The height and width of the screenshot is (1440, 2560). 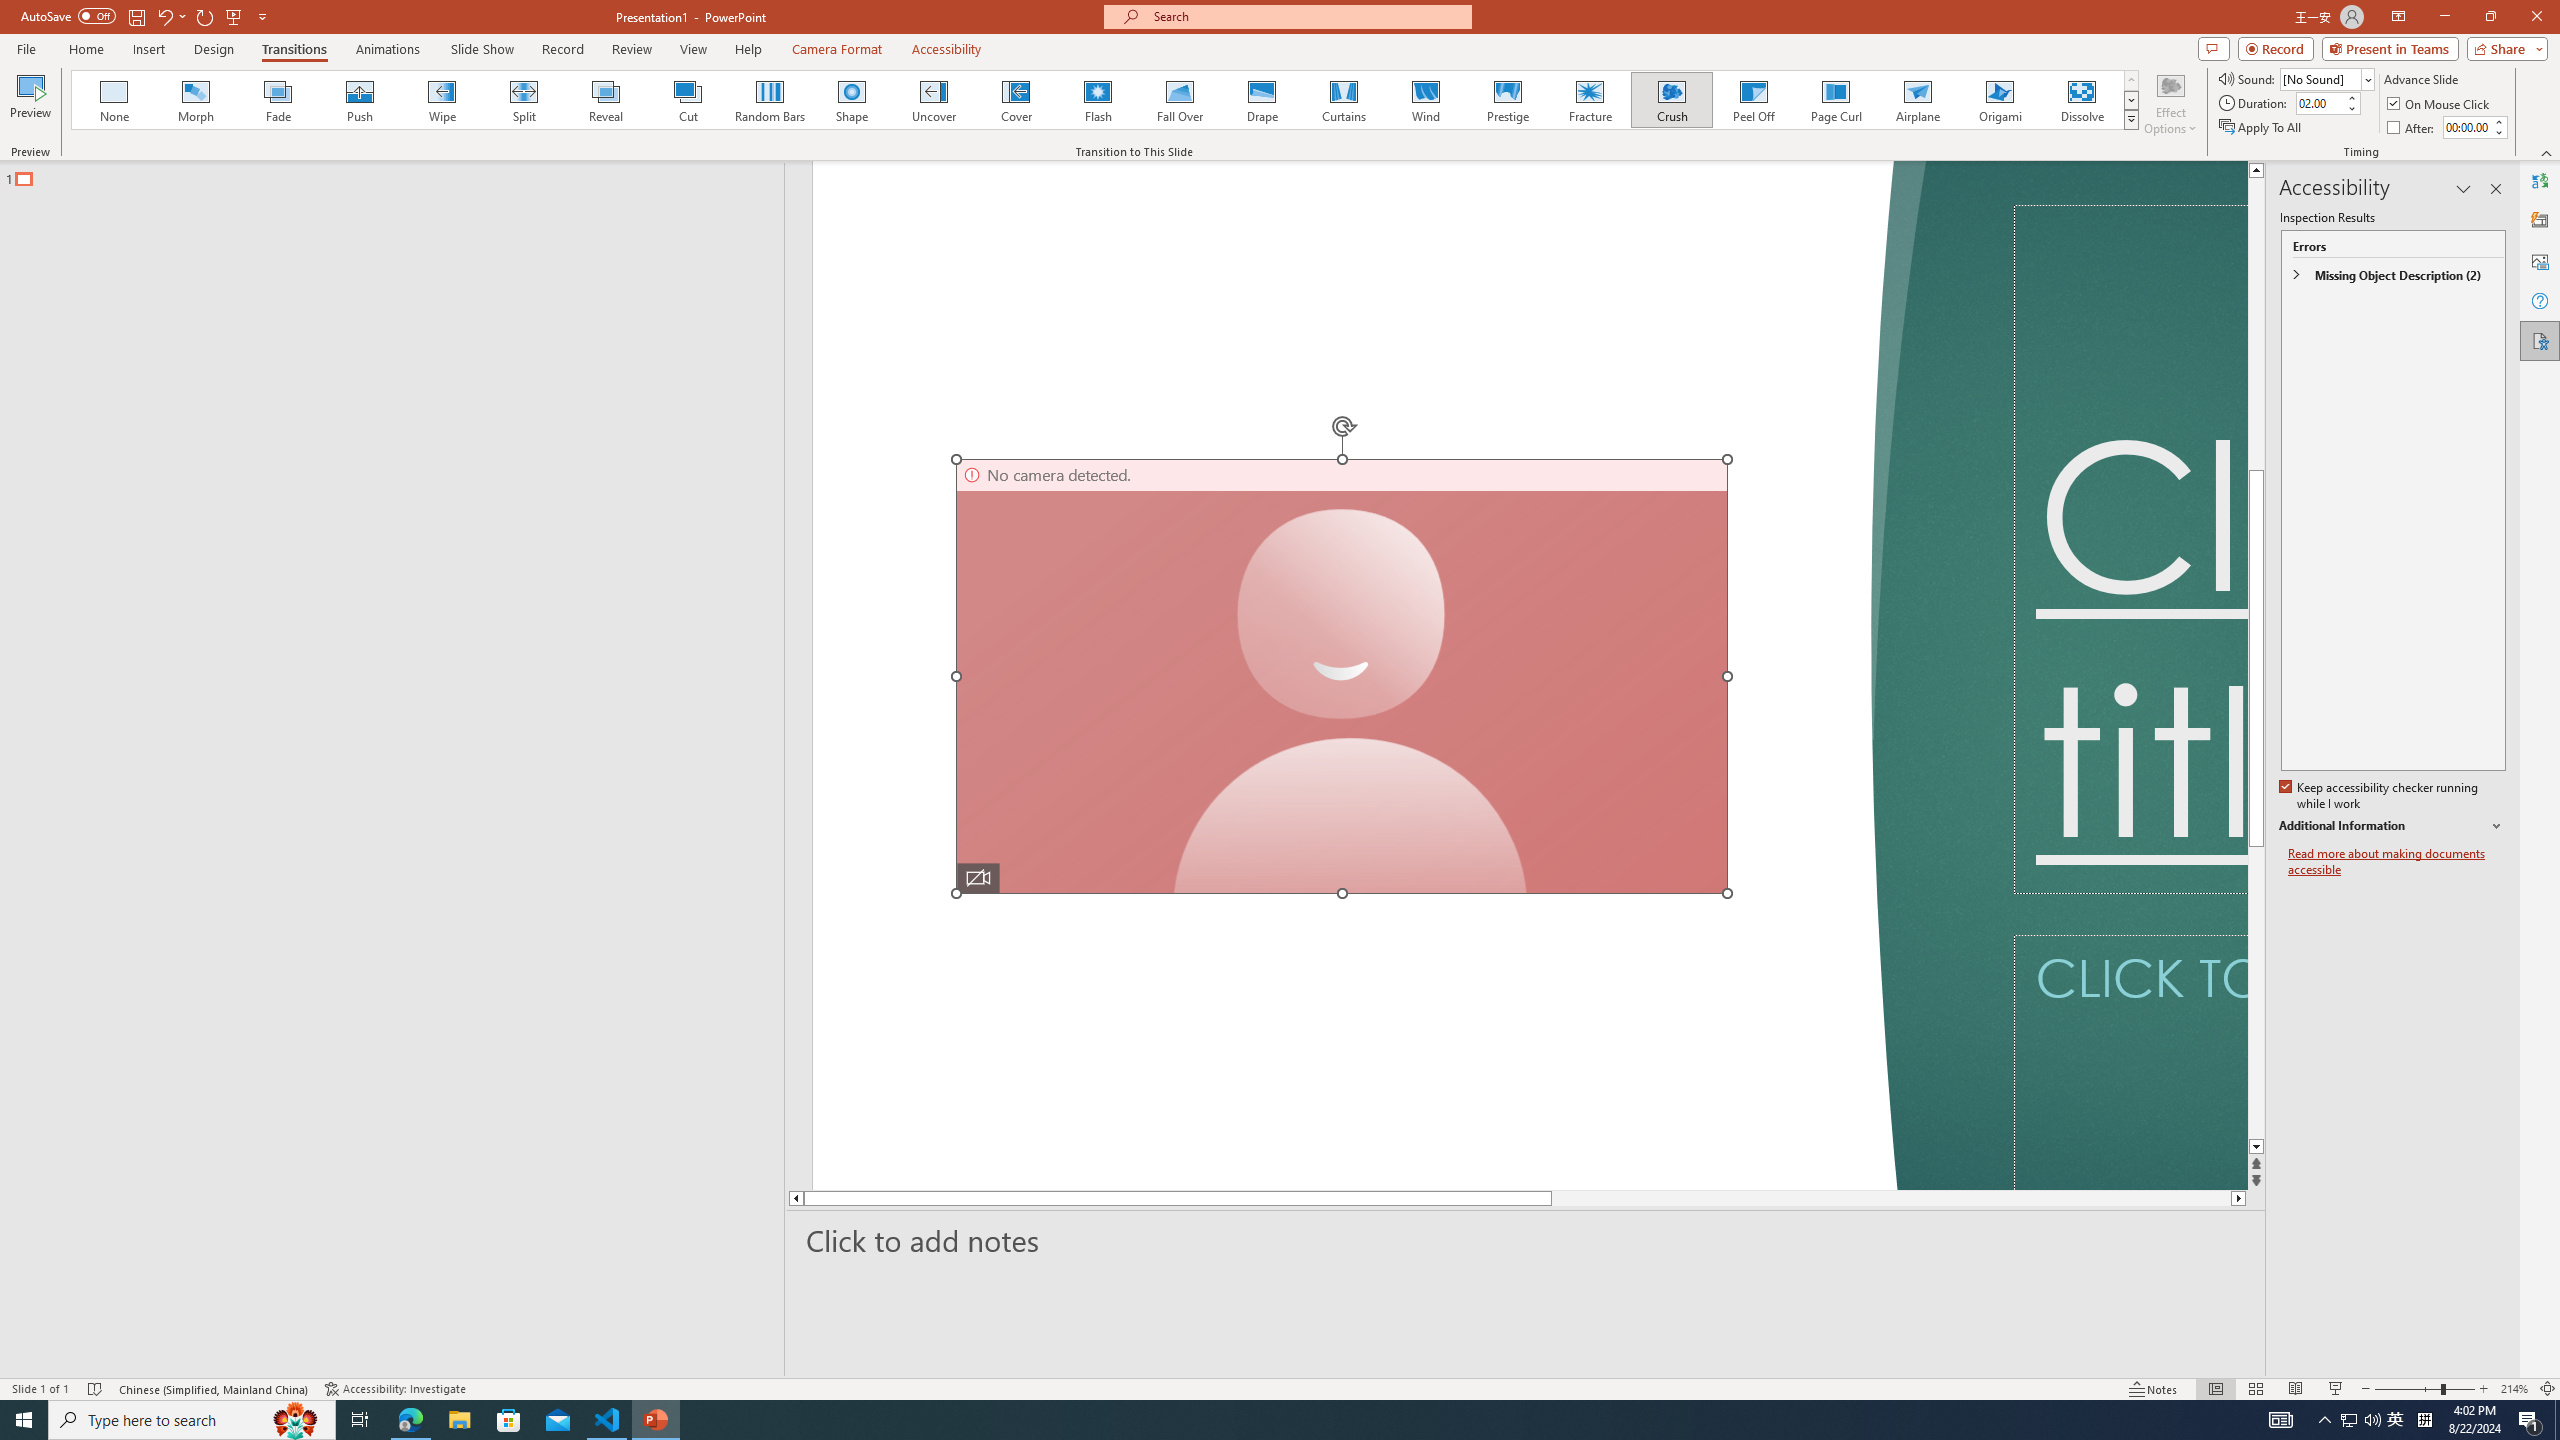 What do you see at coordinates (770, 99) in the screenshot?
I see `'Random Bars'` at bounding box center [770, 99].